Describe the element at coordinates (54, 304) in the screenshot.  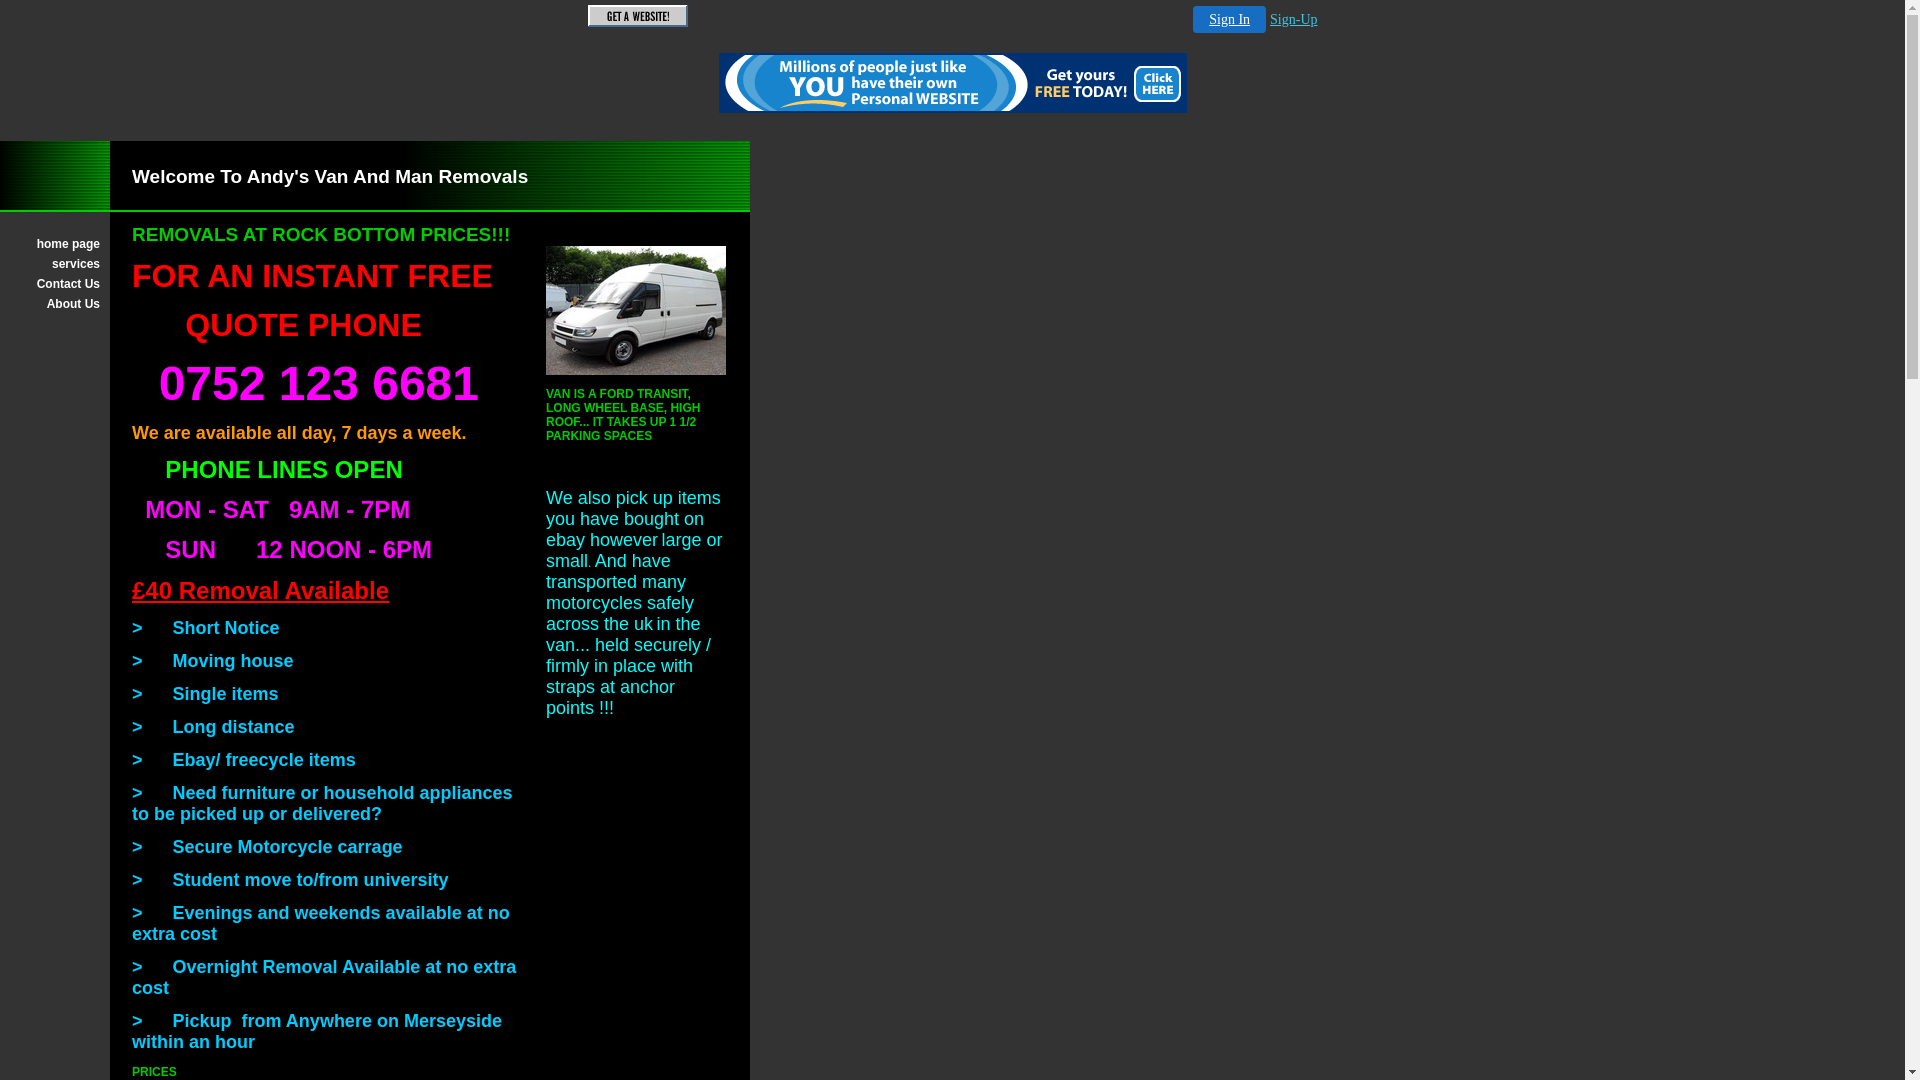
I see `'About Us'` at that location.